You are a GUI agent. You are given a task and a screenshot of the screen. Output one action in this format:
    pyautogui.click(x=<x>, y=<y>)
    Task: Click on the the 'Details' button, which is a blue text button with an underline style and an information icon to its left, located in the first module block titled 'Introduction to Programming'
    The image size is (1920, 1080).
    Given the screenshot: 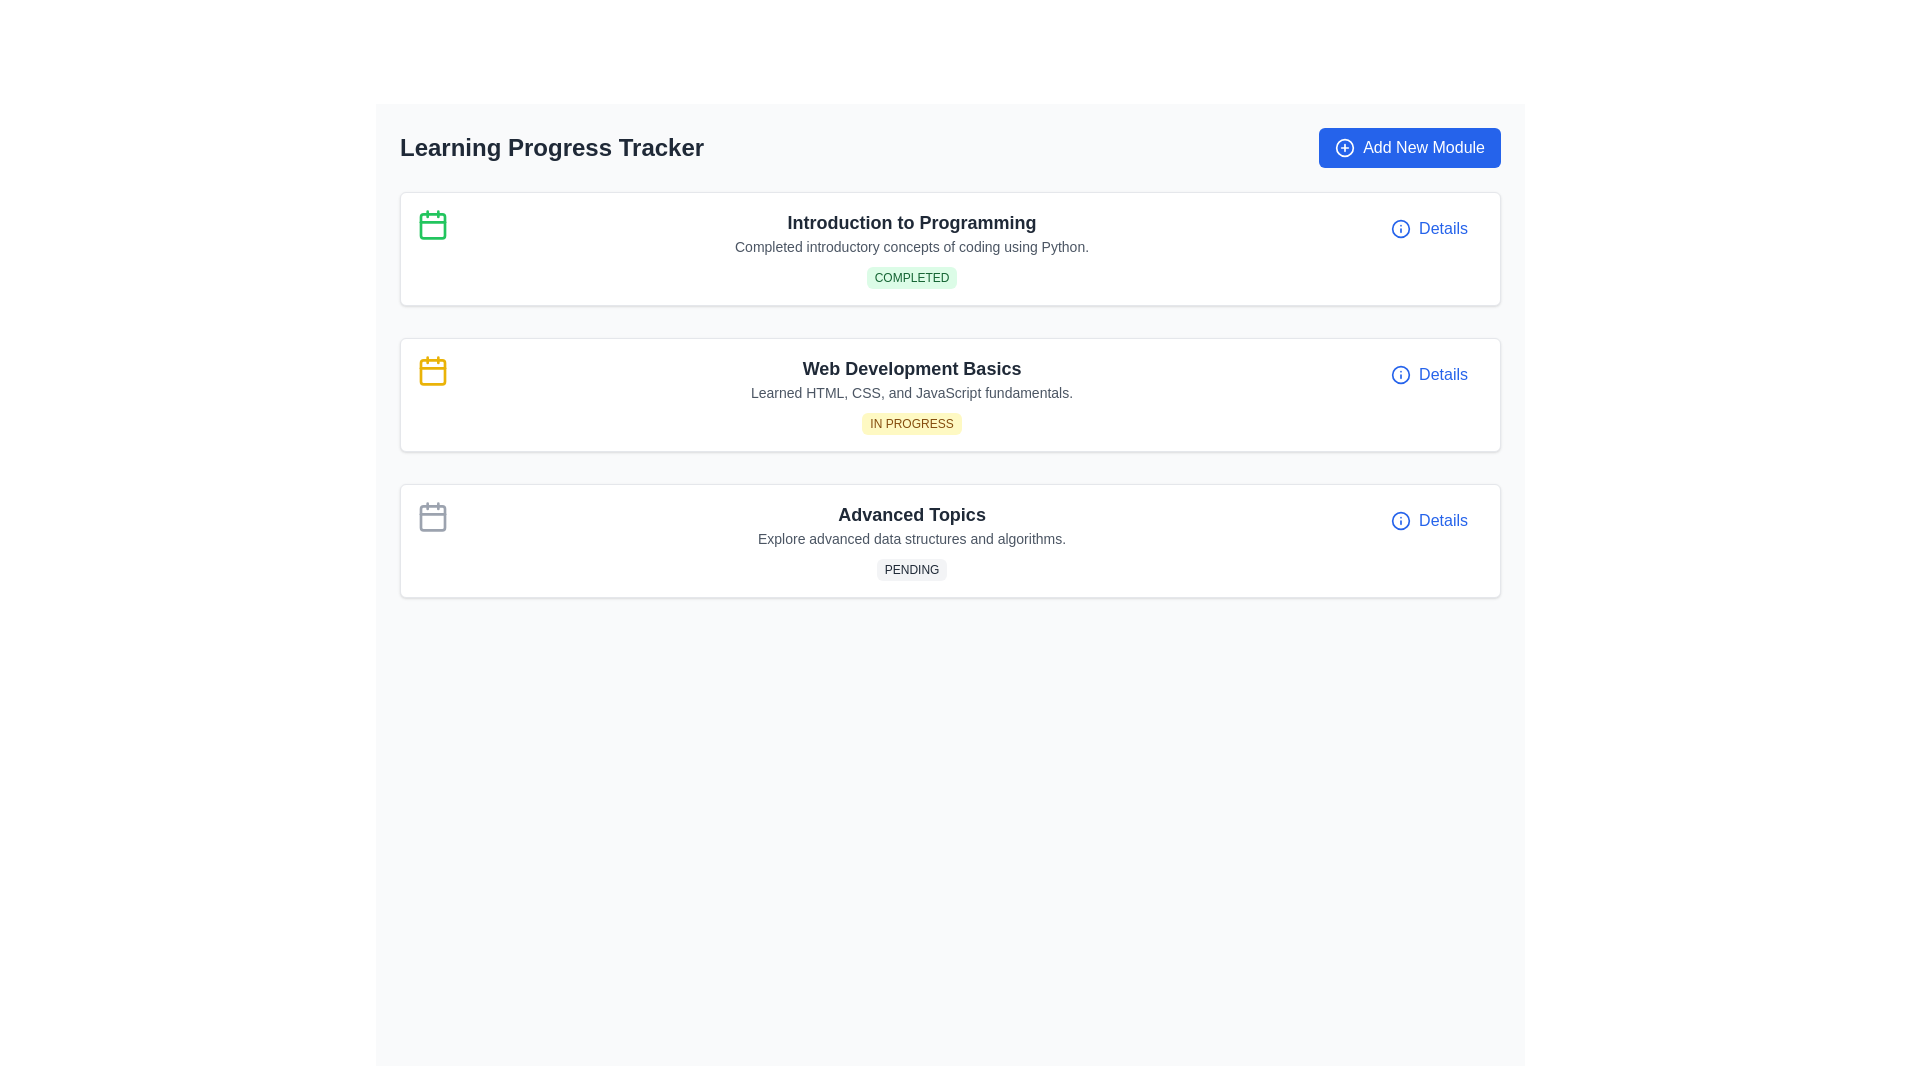 What is the action you would take?
    pyautogui.click(x=1428, y=227)
    